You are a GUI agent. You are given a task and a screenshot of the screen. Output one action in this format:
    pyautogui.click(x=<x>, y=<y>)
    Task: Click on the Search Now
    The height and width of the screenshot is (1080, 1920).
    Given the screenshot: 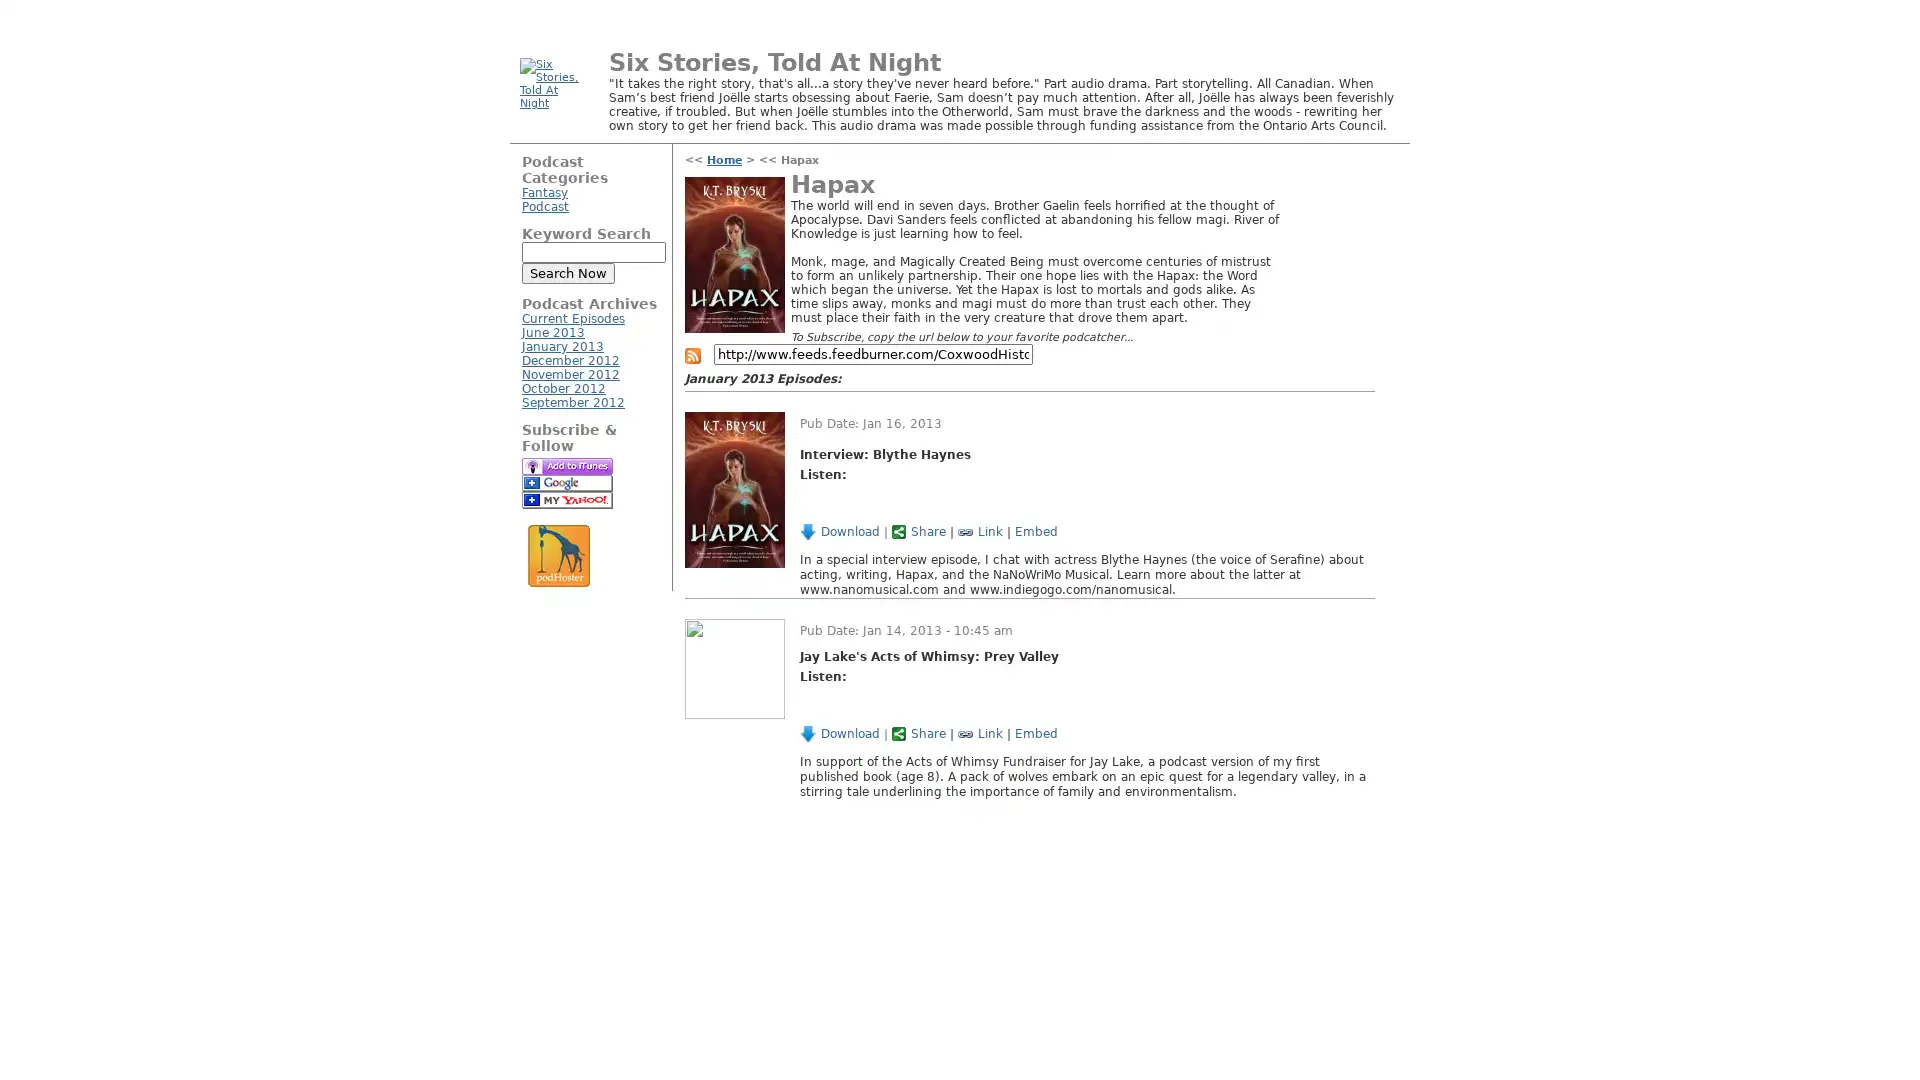 What is the action you would take?
    pyautogui.click(x=567, y=273)
    